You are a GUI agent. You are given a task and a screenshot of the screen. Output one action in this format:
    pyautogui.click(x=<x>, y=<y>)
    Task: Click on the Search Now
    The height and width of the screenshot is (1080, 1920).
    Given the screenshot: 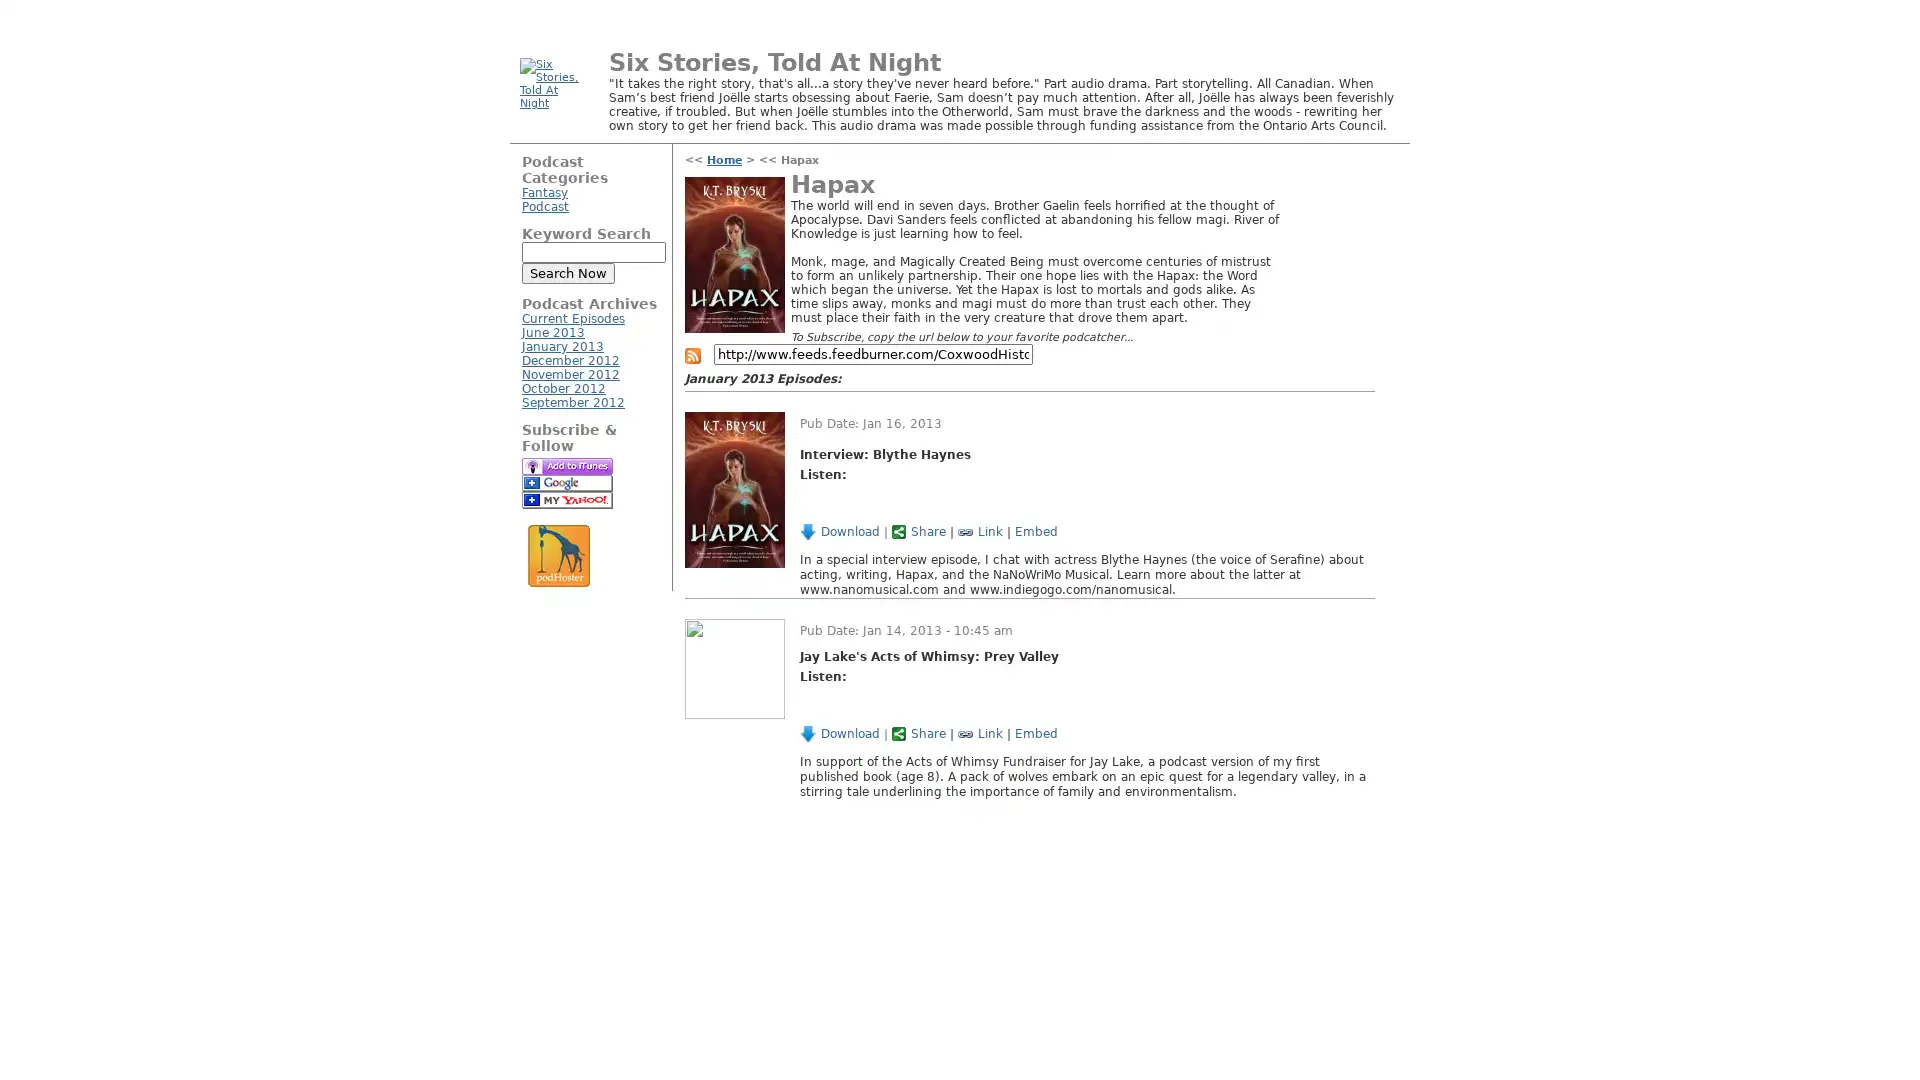 What is the action you would take?
    pyautogui.click(x=567, y=273)
    